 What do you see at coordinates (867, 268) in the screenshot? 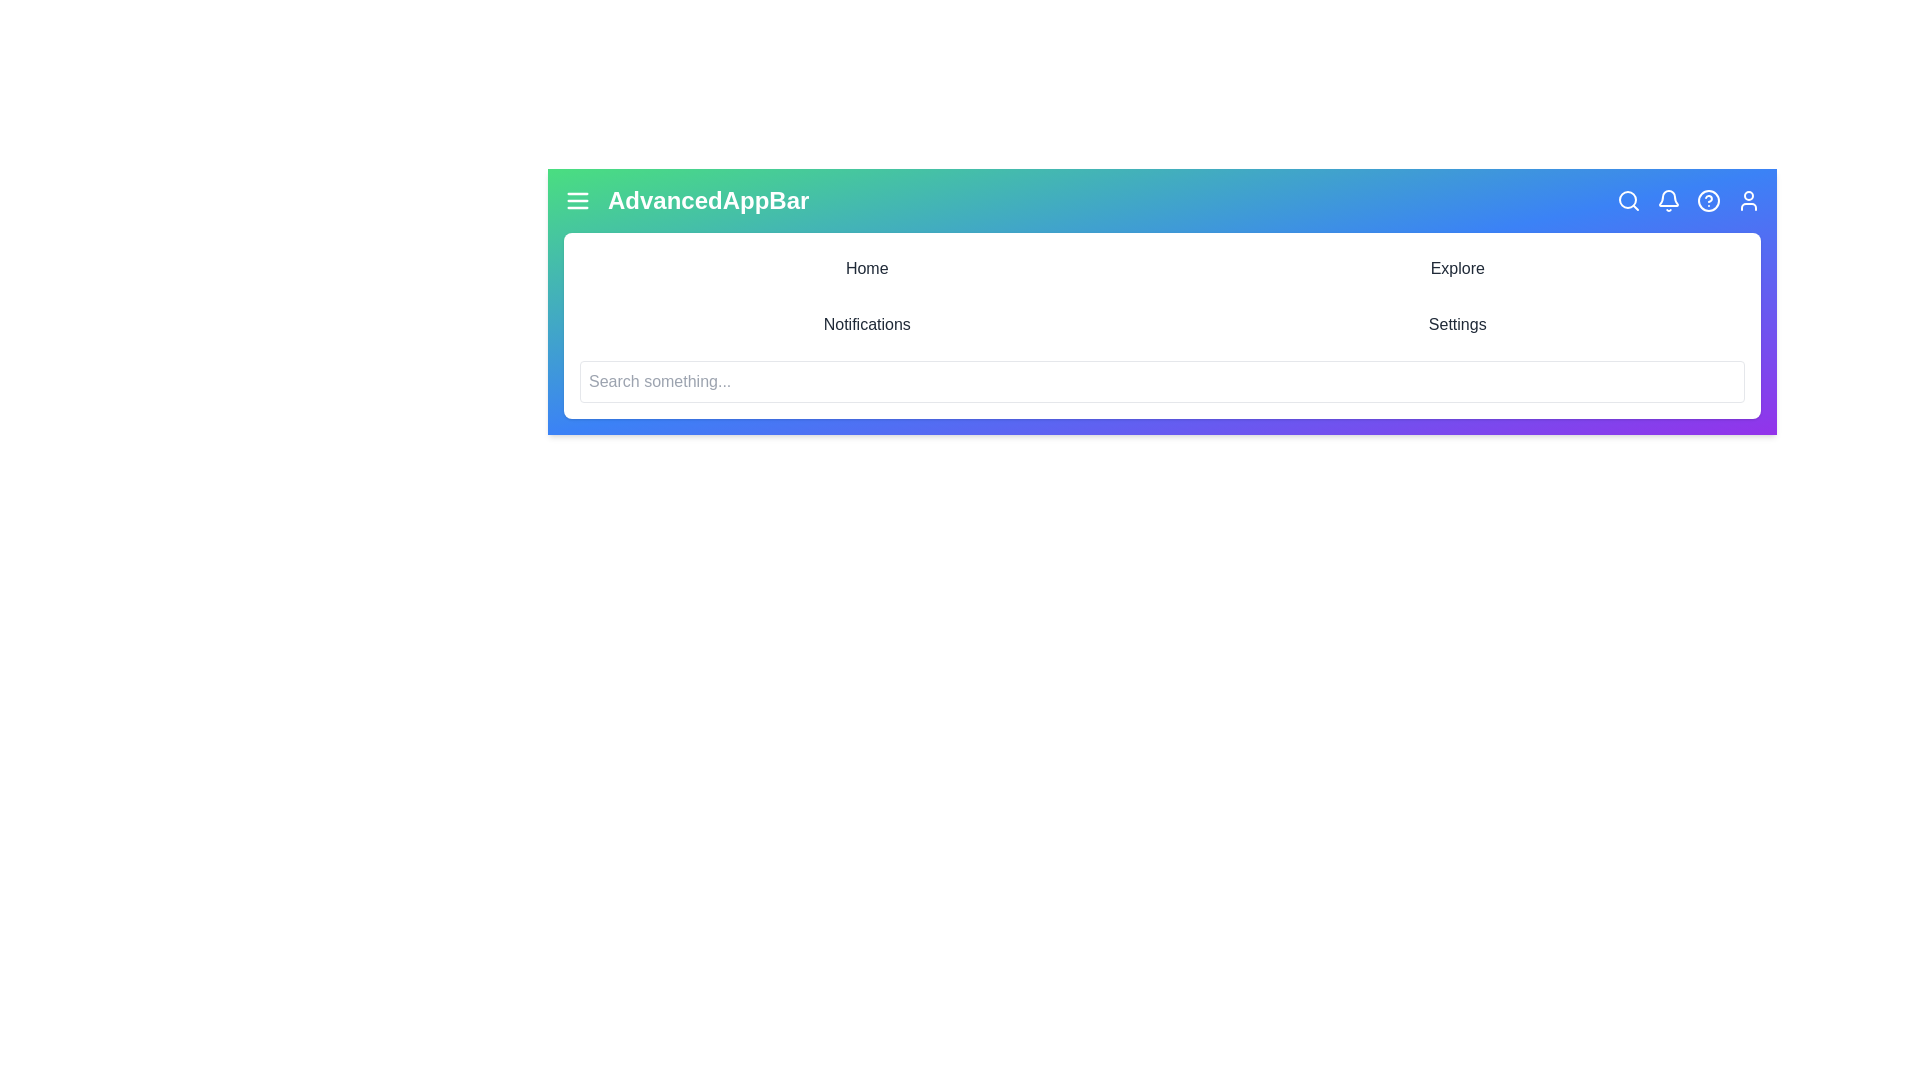
I see `the menu item Home to navigate to the corresponding section` at bounding box center [867, 268].